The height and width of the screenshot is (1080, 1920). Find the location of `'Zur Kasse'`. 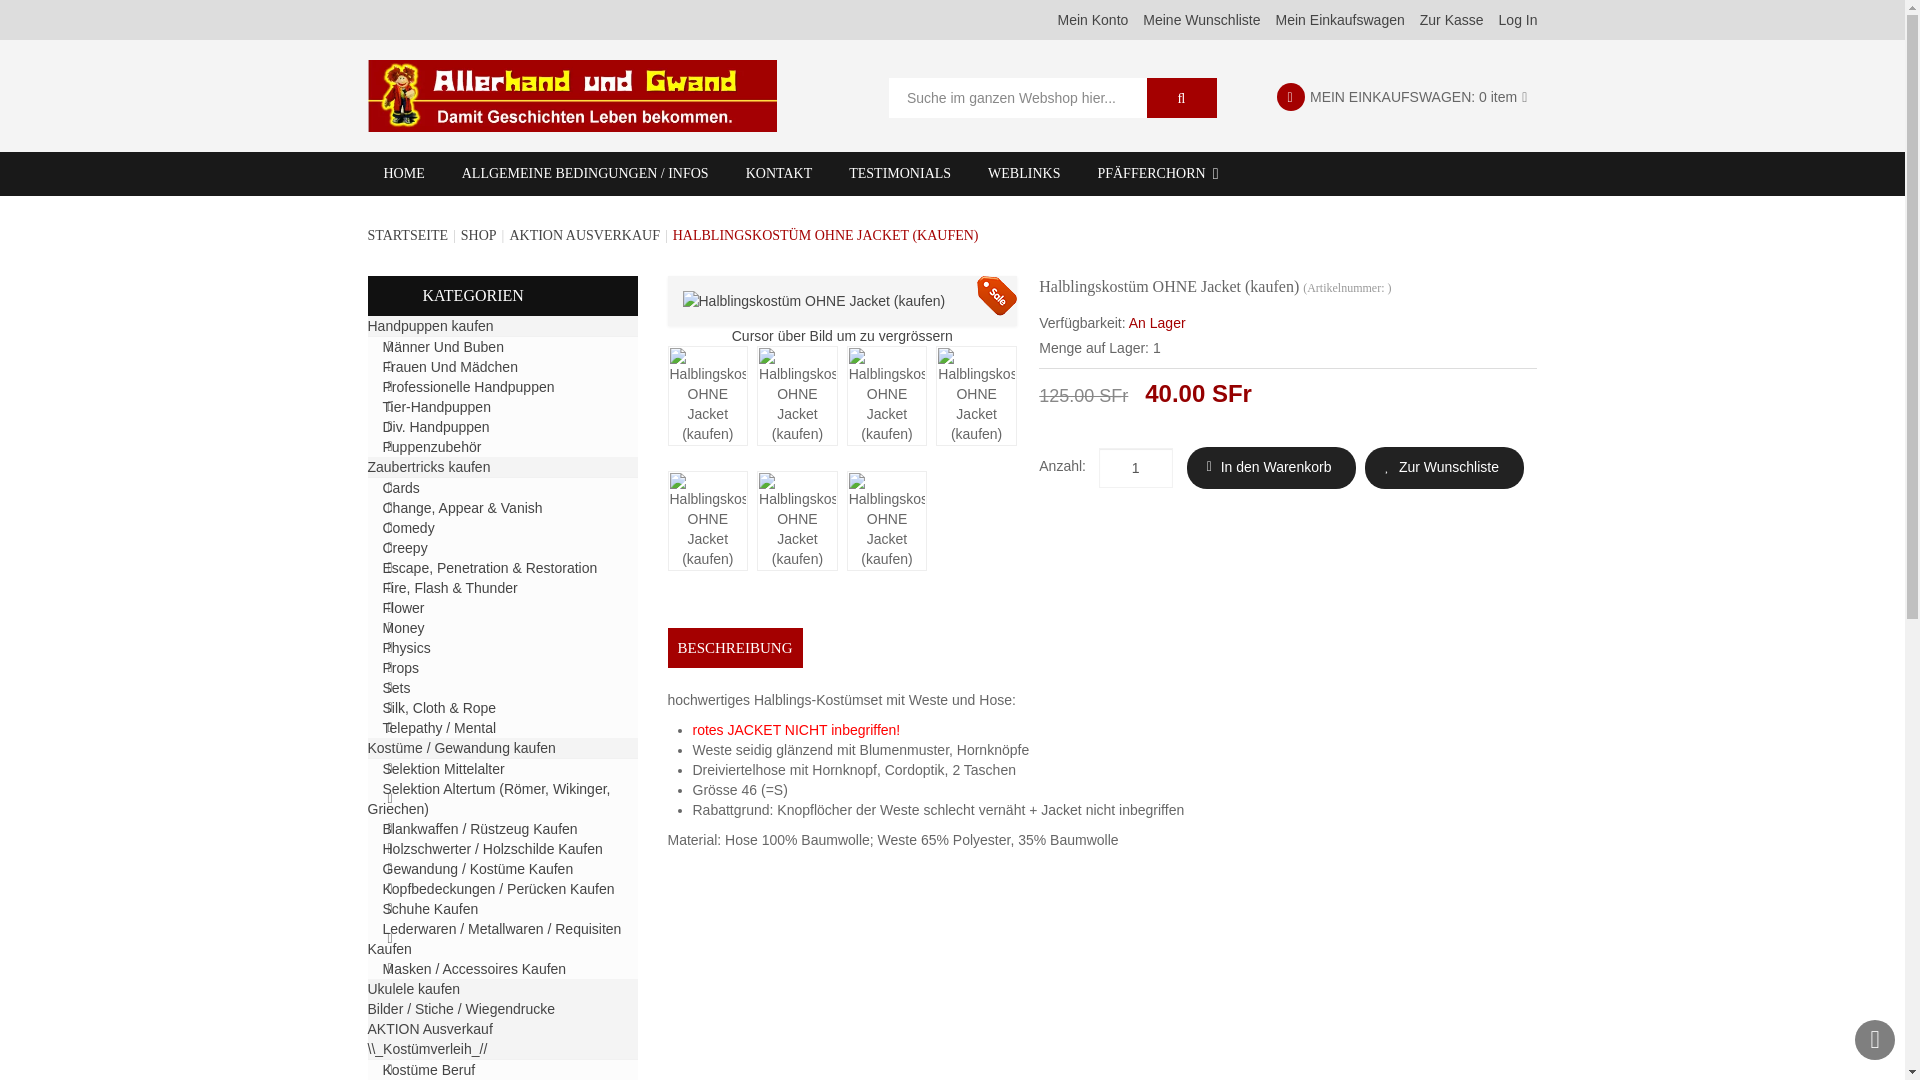

'Zur Kasse' is located at coordinates (1452, 19).